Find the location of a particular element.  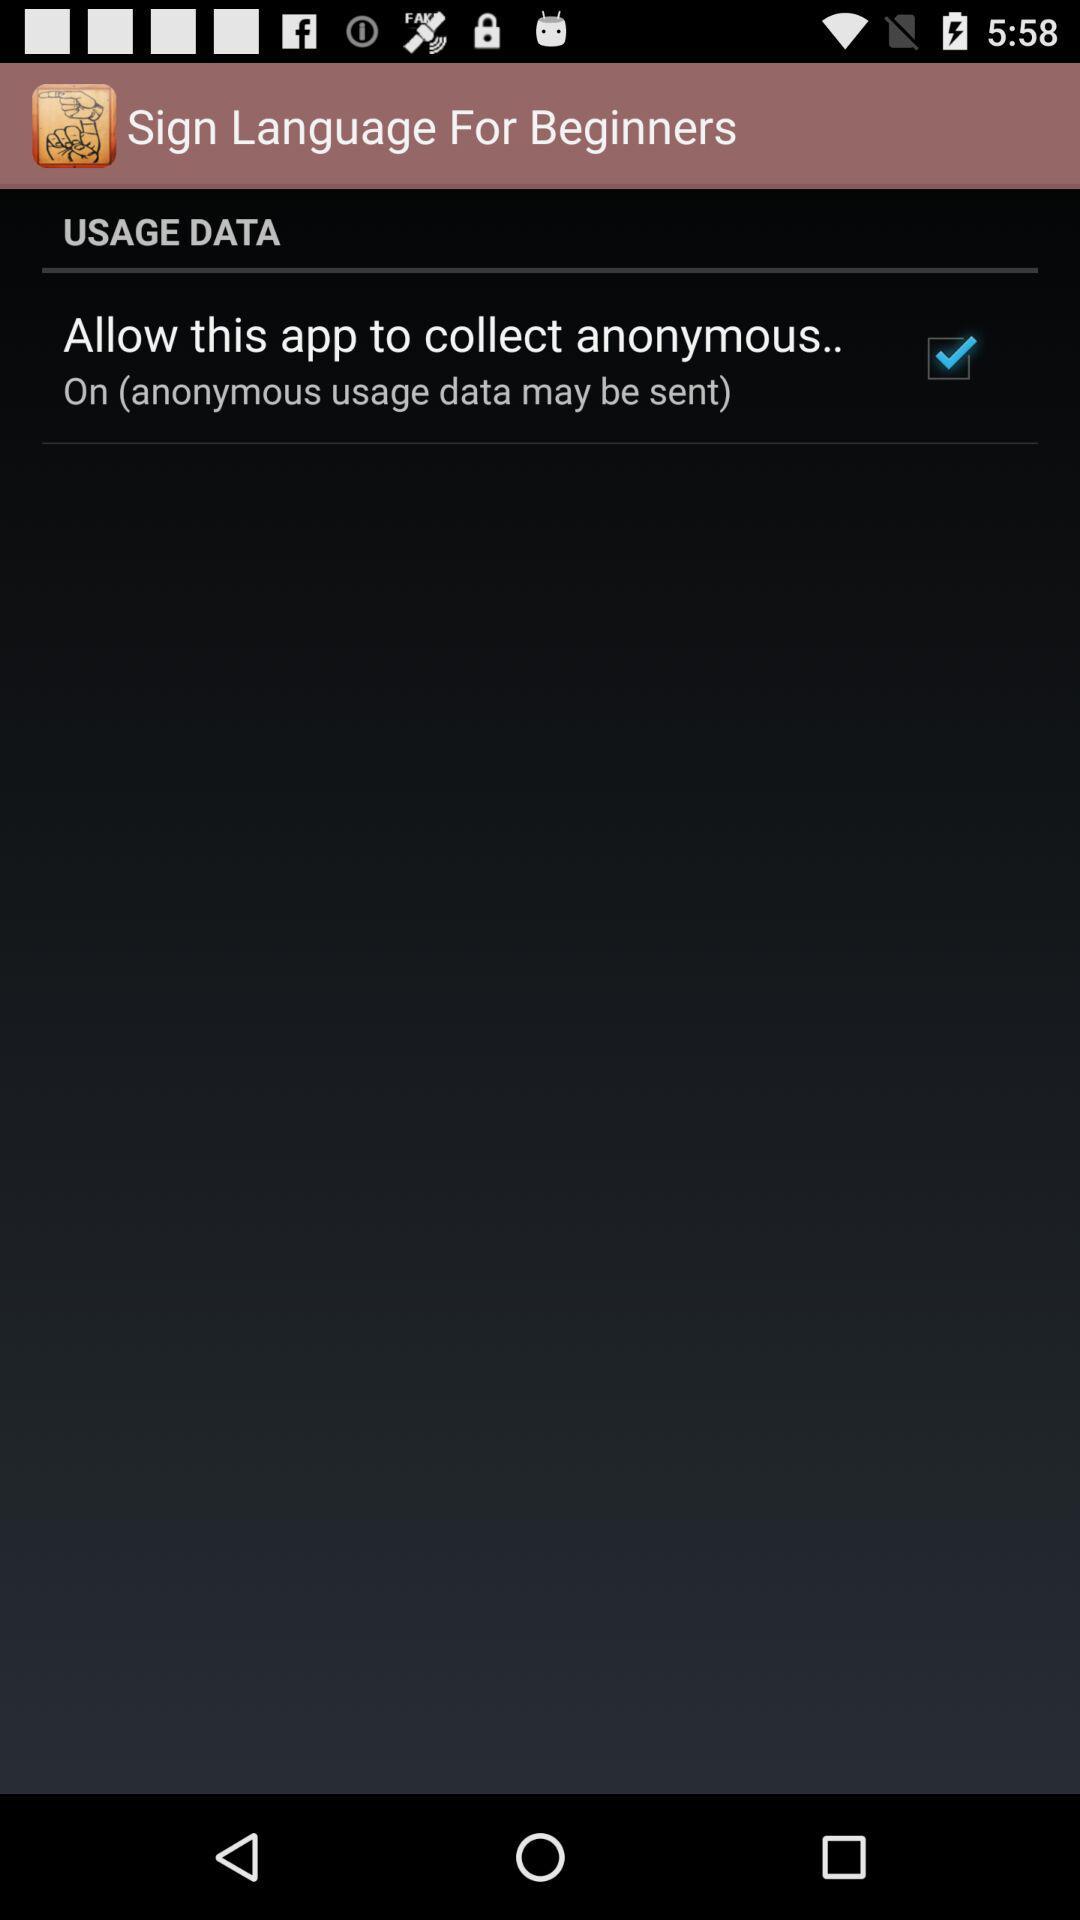

app to the right of allow this app app is located at coordinates (947, 358).